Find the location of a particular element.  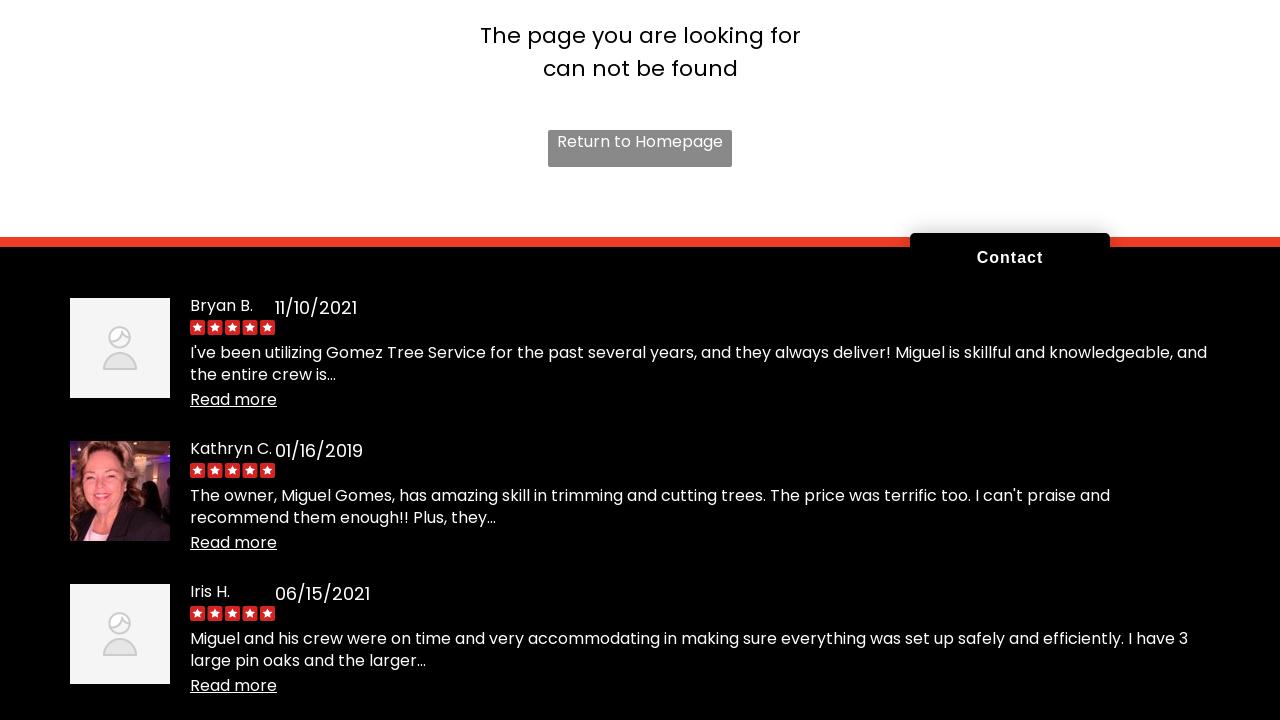

'Iris H.' is located at coordinates (210, 589).